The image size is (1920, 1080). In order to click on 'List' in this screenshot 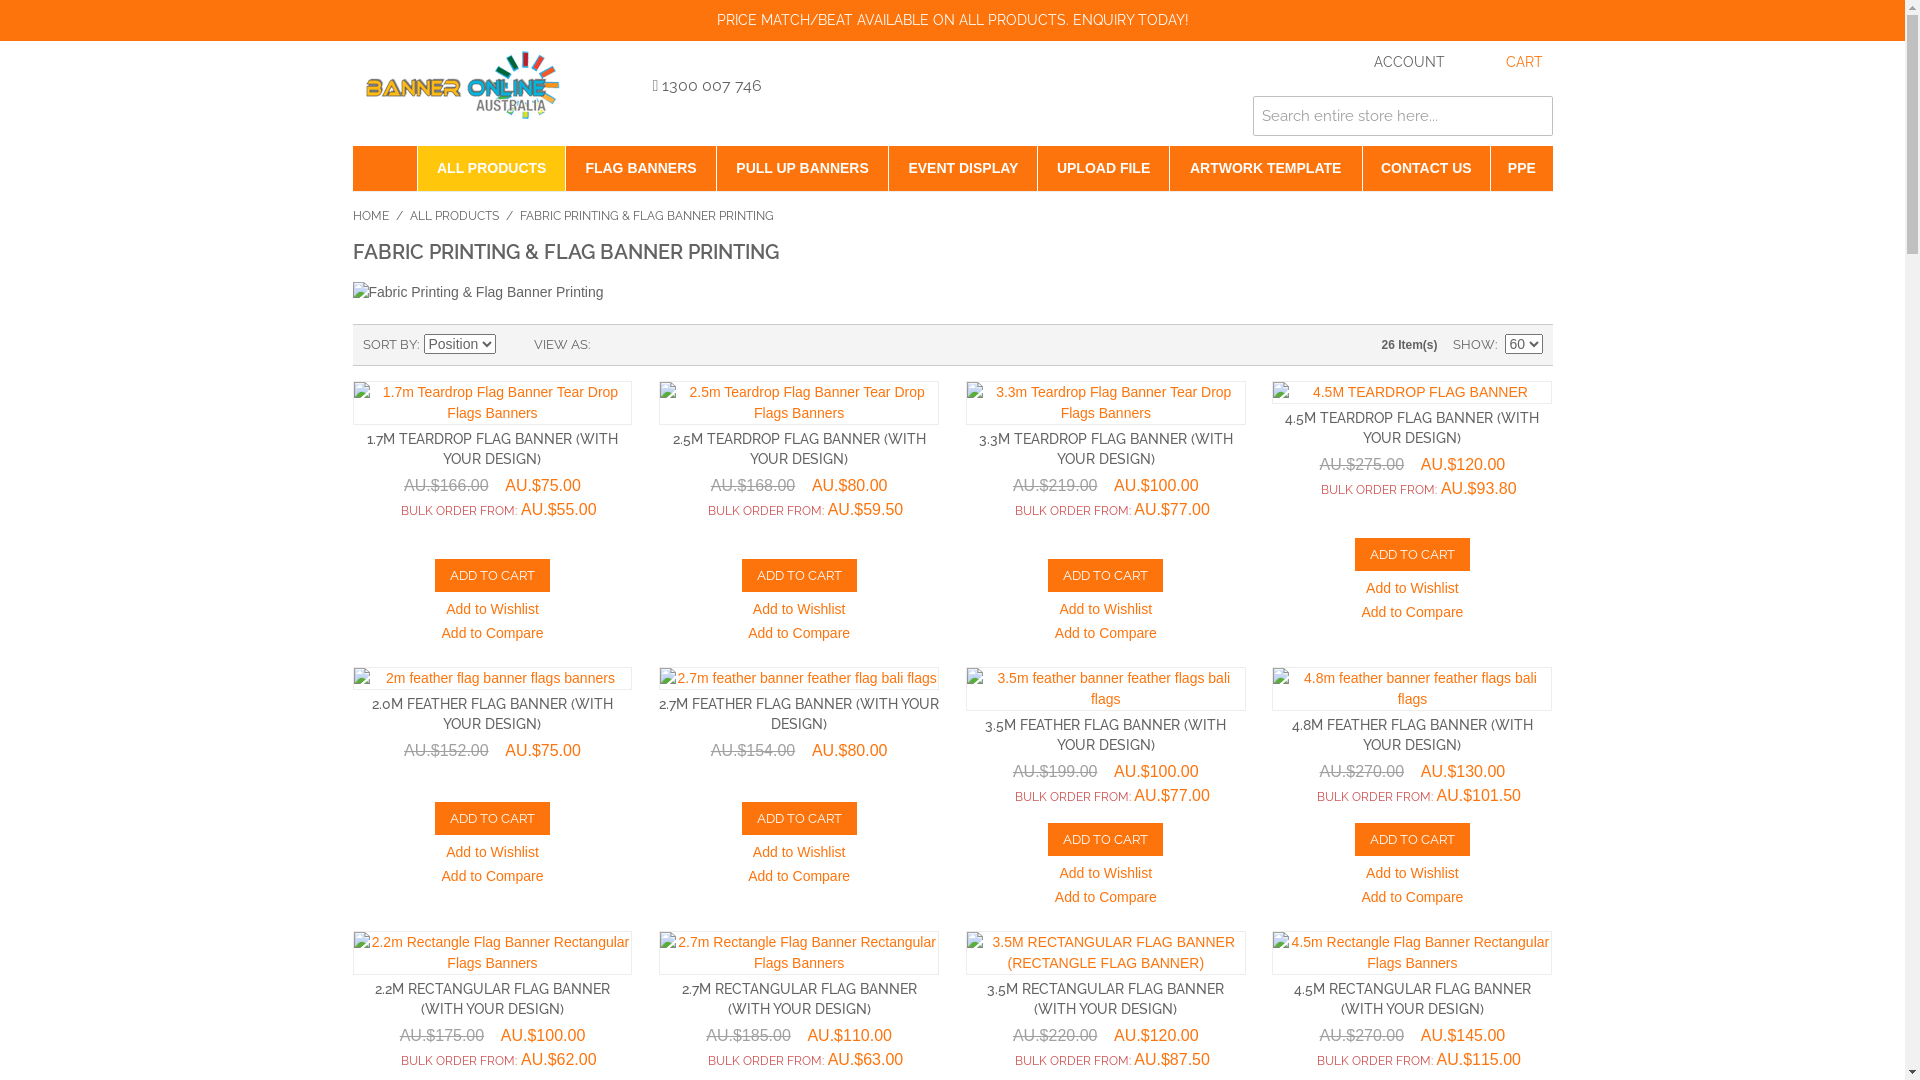, I will do `click(644, 343)`.